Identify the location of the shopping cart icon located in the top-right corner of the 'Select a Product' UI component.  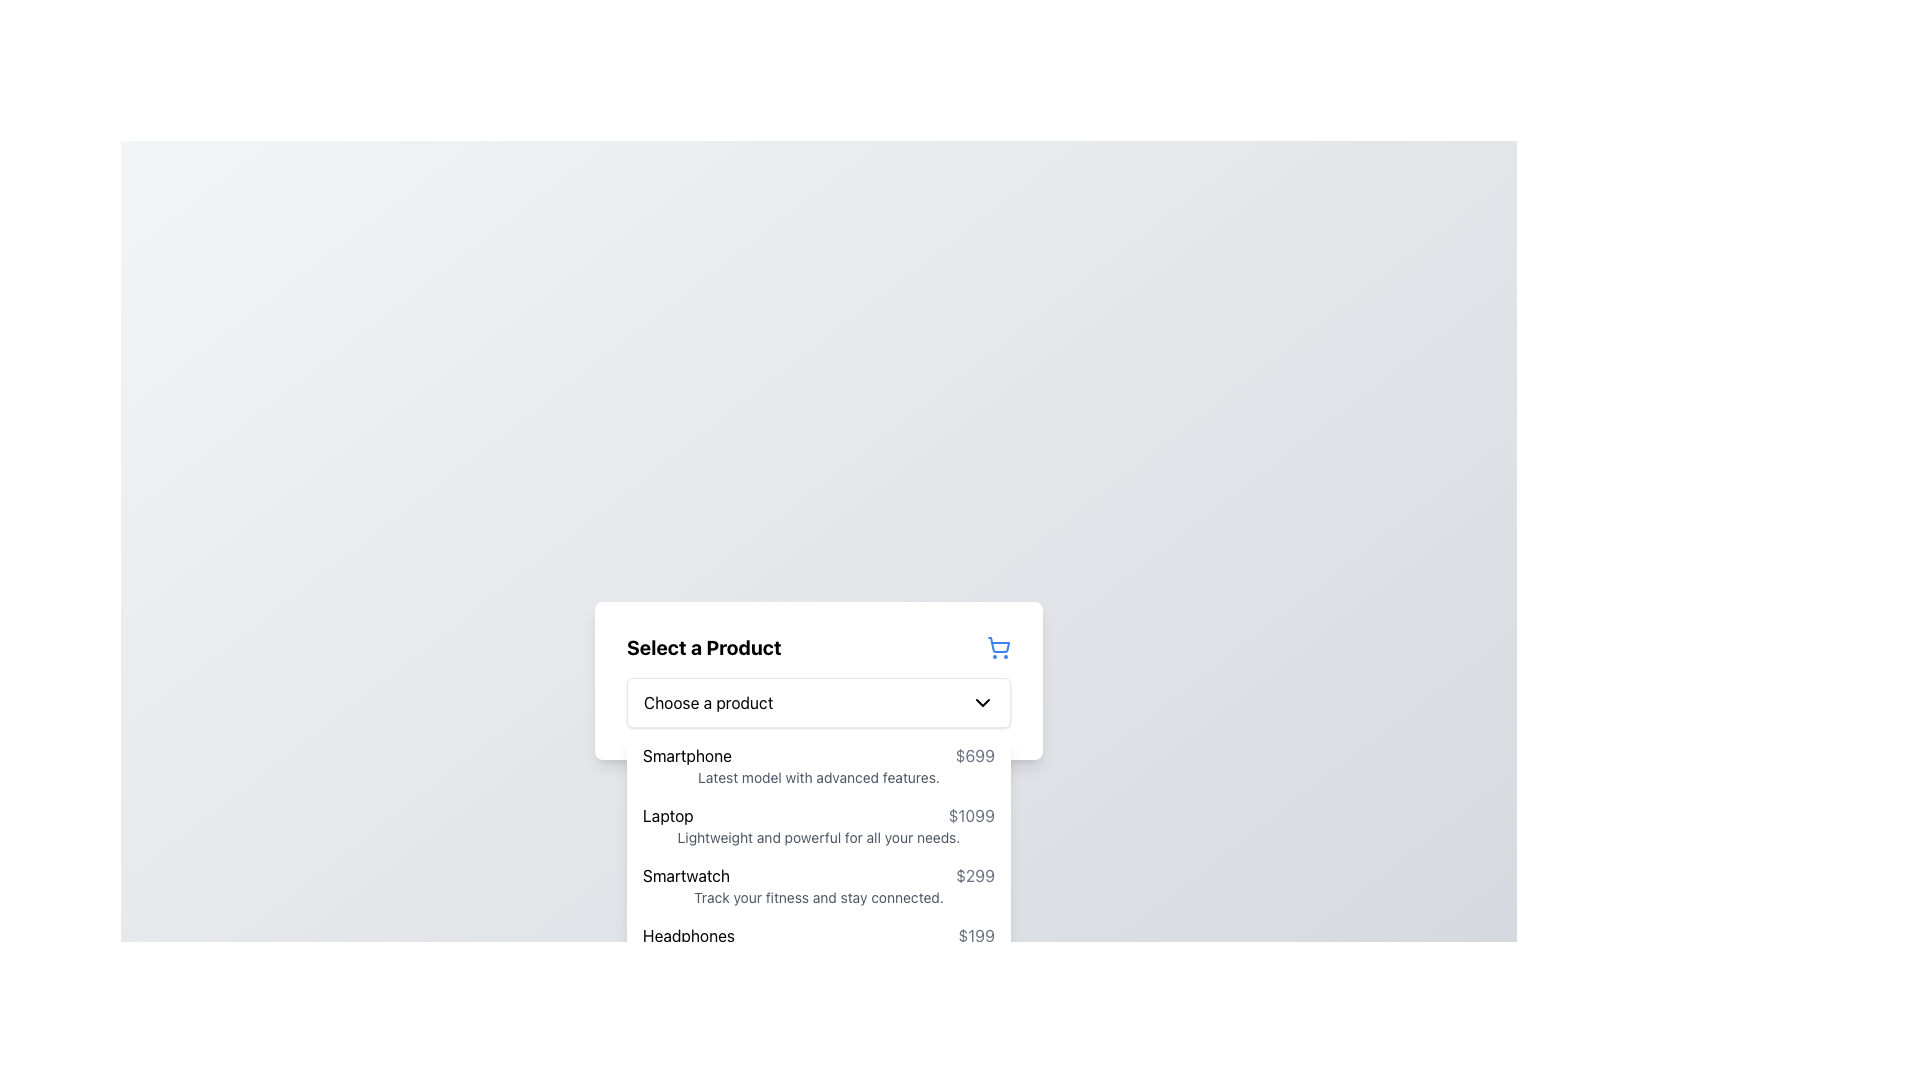
(998, 645).